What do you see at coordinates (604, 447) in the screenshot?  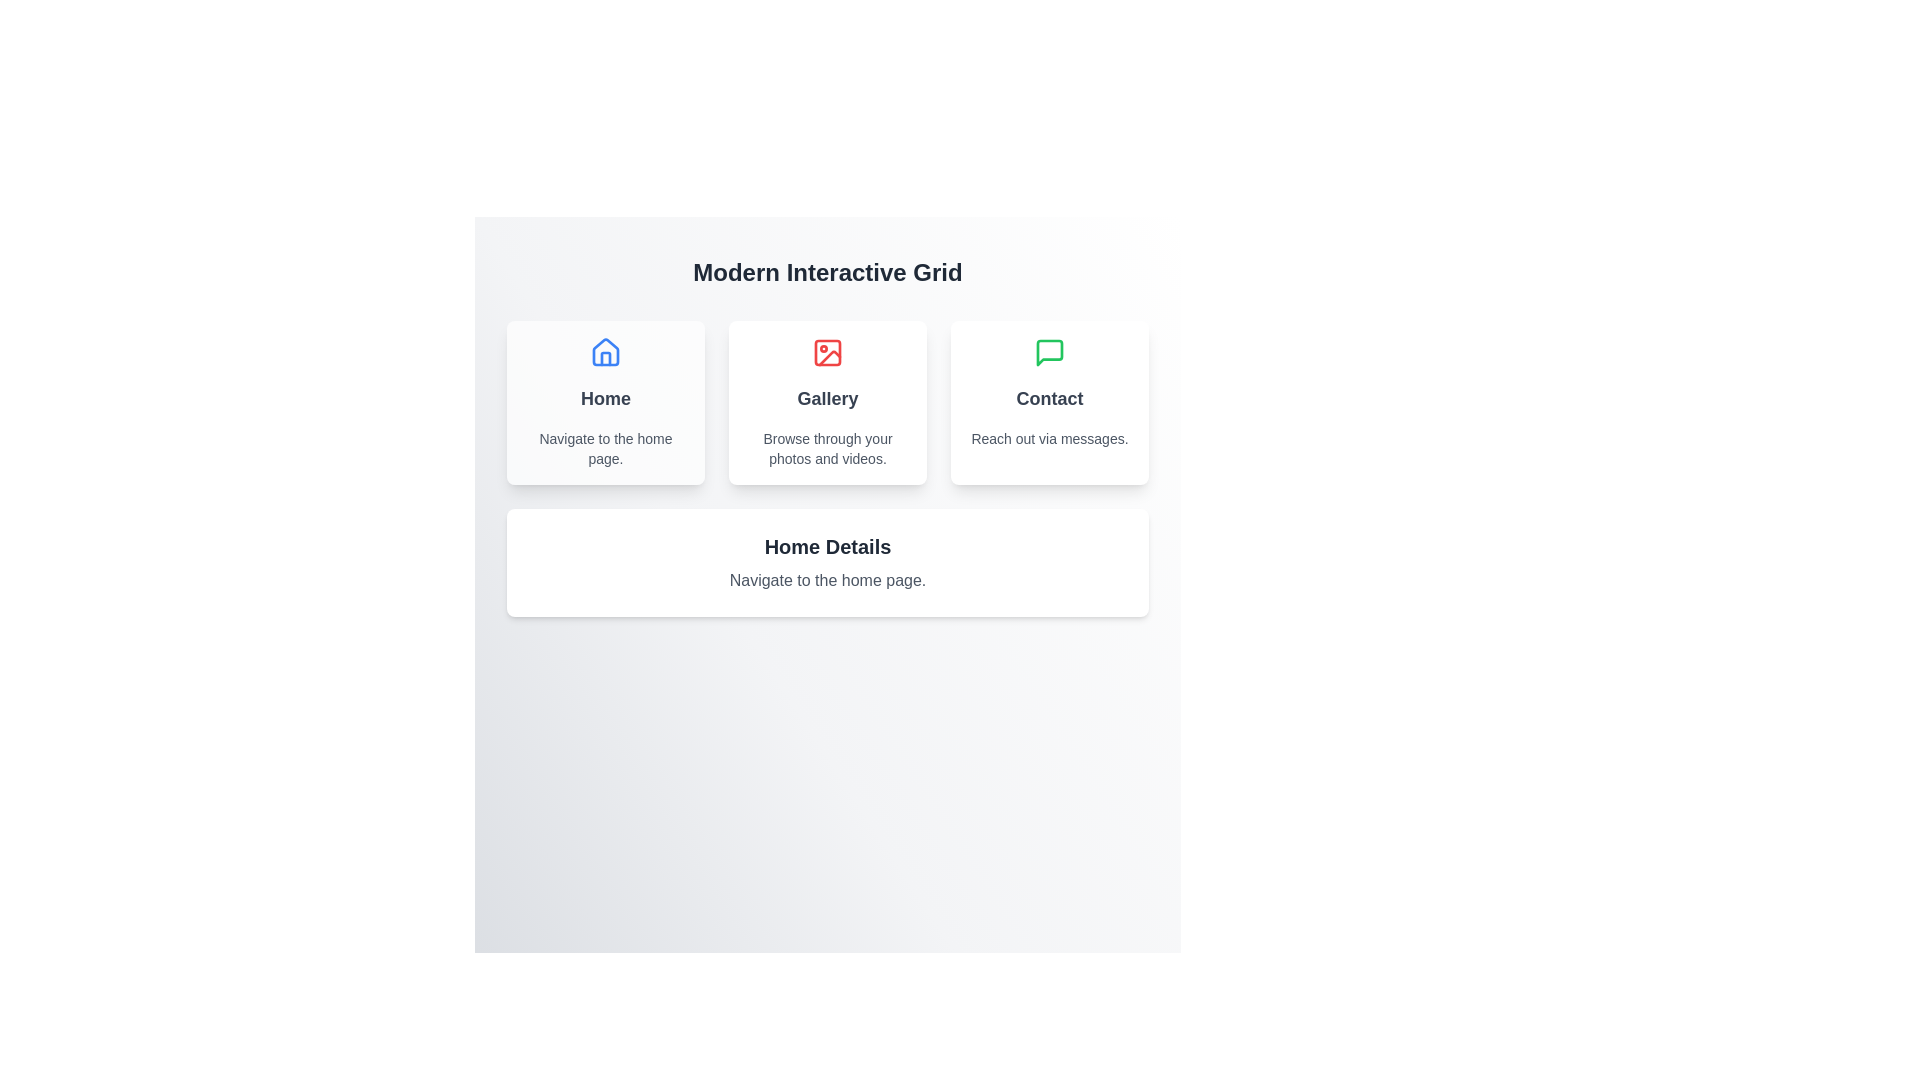 I see `the static text element that provides a short description or instruction related to the 'Home' card, located below the heading 'Home' and centered within the card background` at bounding box center [604, 447].